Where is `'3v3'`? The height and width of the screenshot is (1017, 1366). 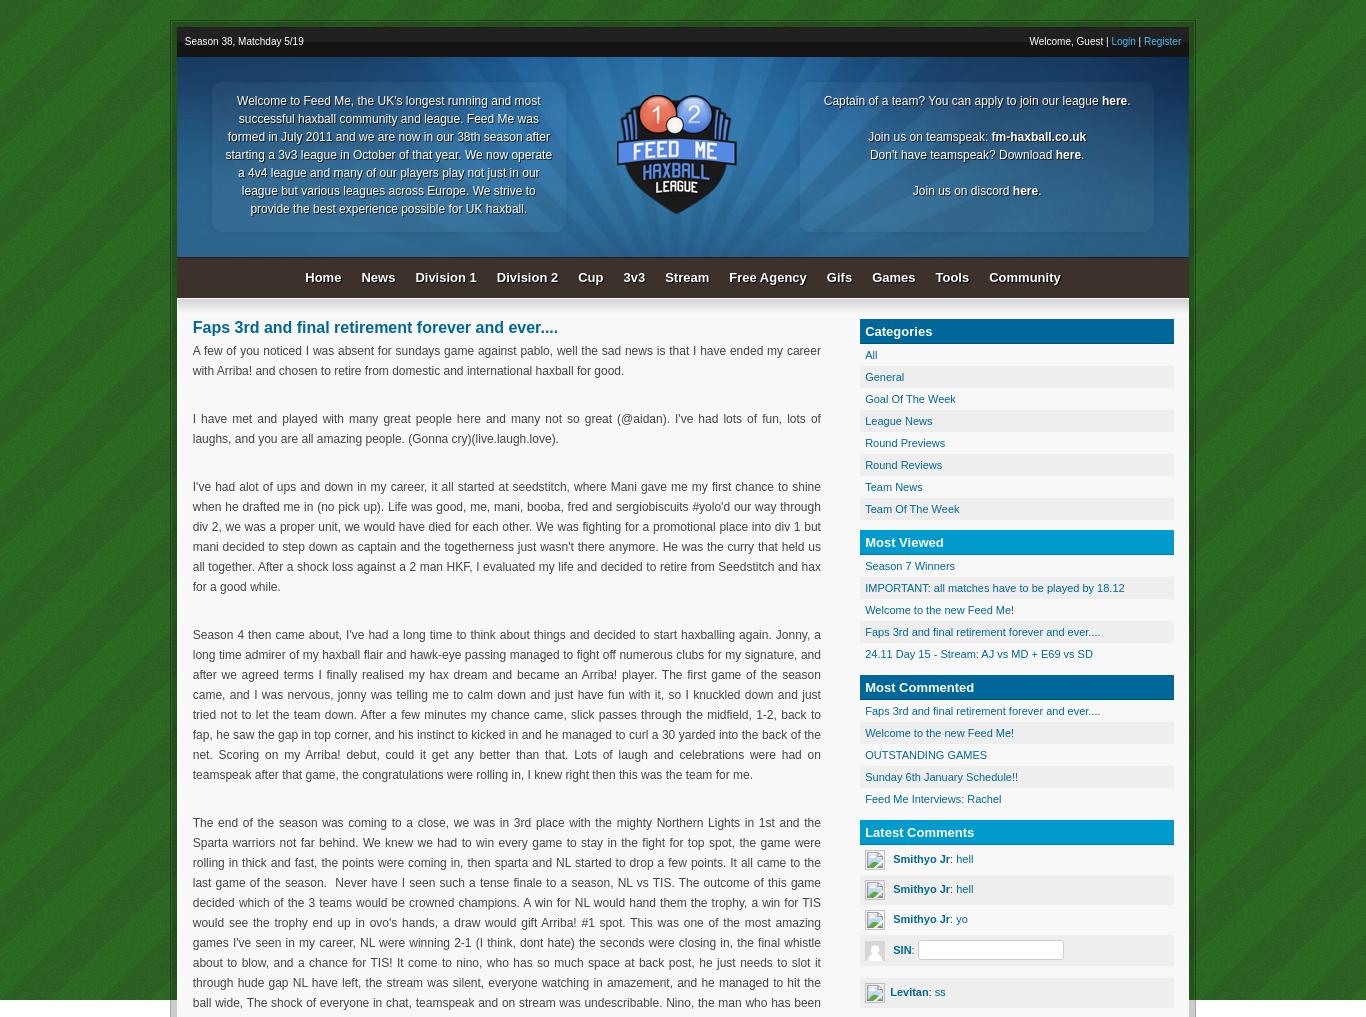 '3v3' is located at coordinates (632, 276).